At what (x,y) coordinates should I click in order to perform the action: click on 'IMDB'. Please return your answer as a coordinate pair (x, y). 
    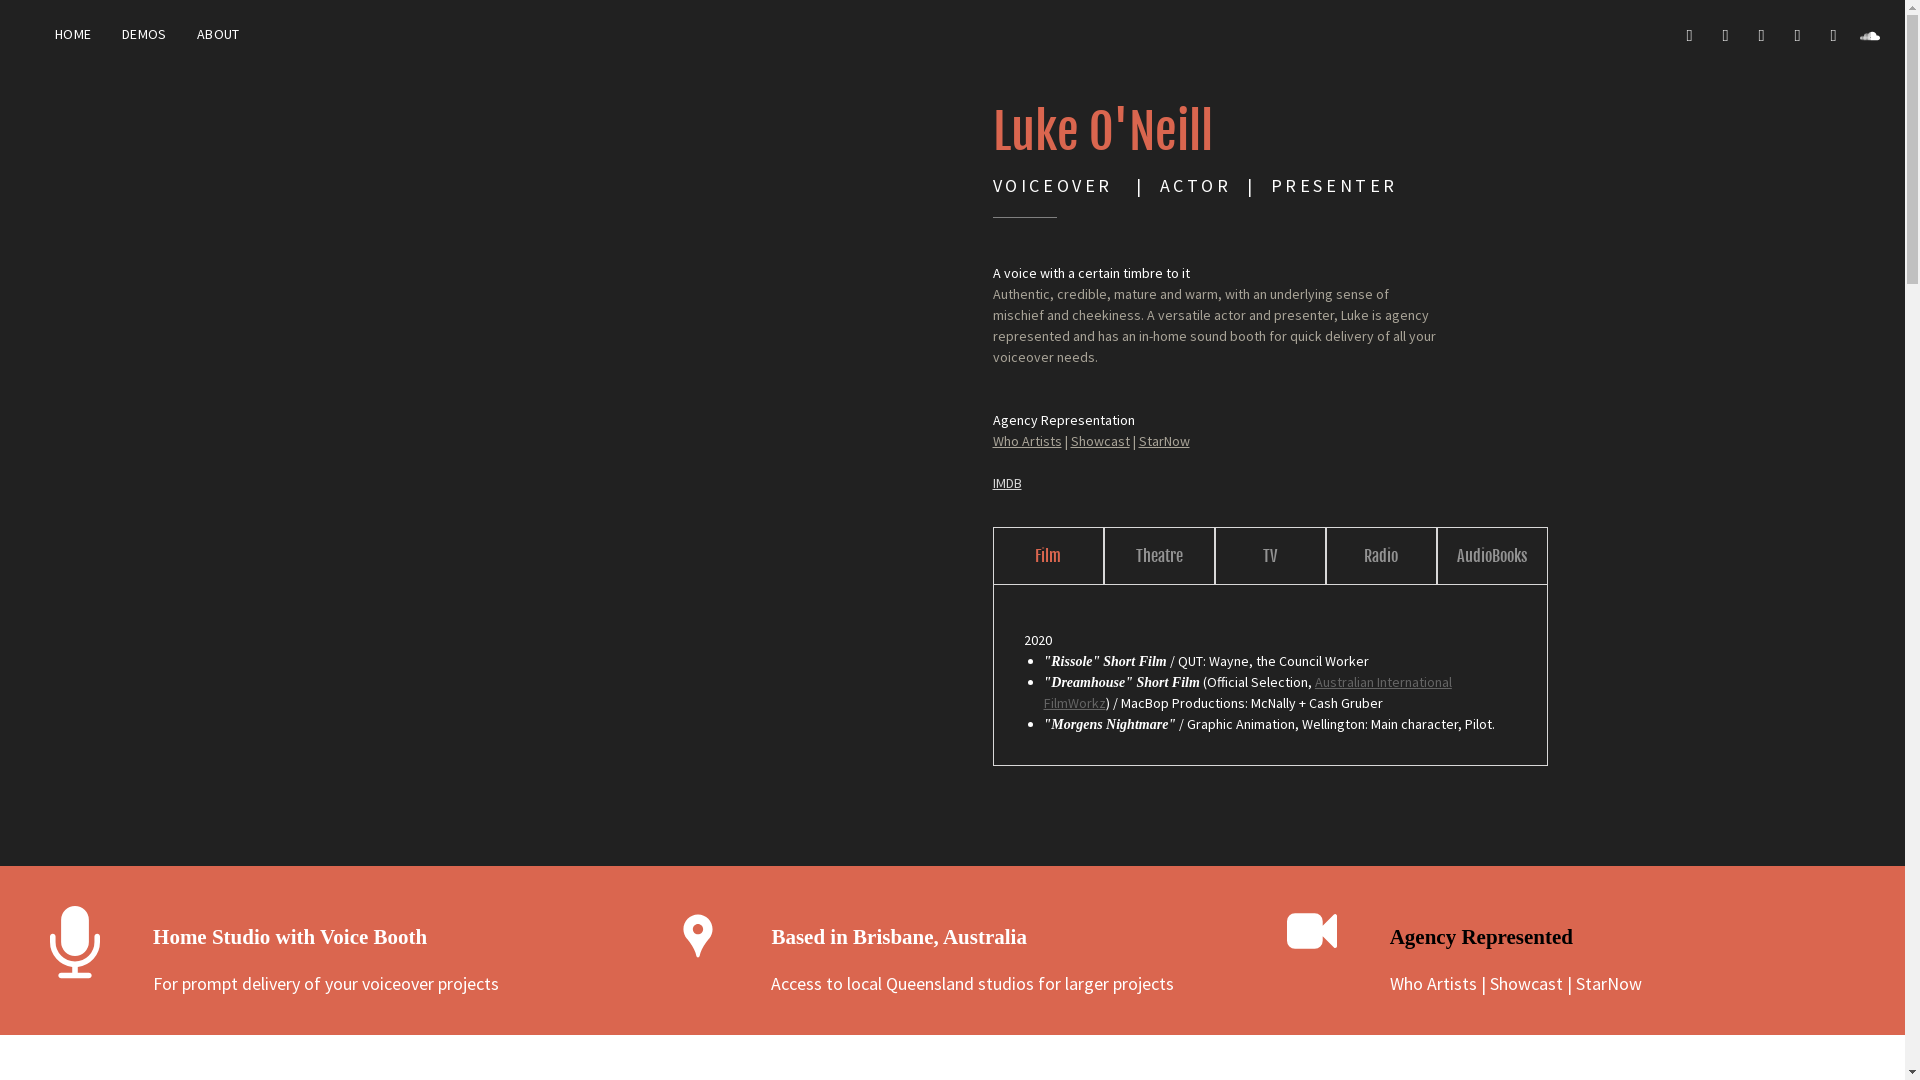
    Looking at the image, I should click on (992, 482).